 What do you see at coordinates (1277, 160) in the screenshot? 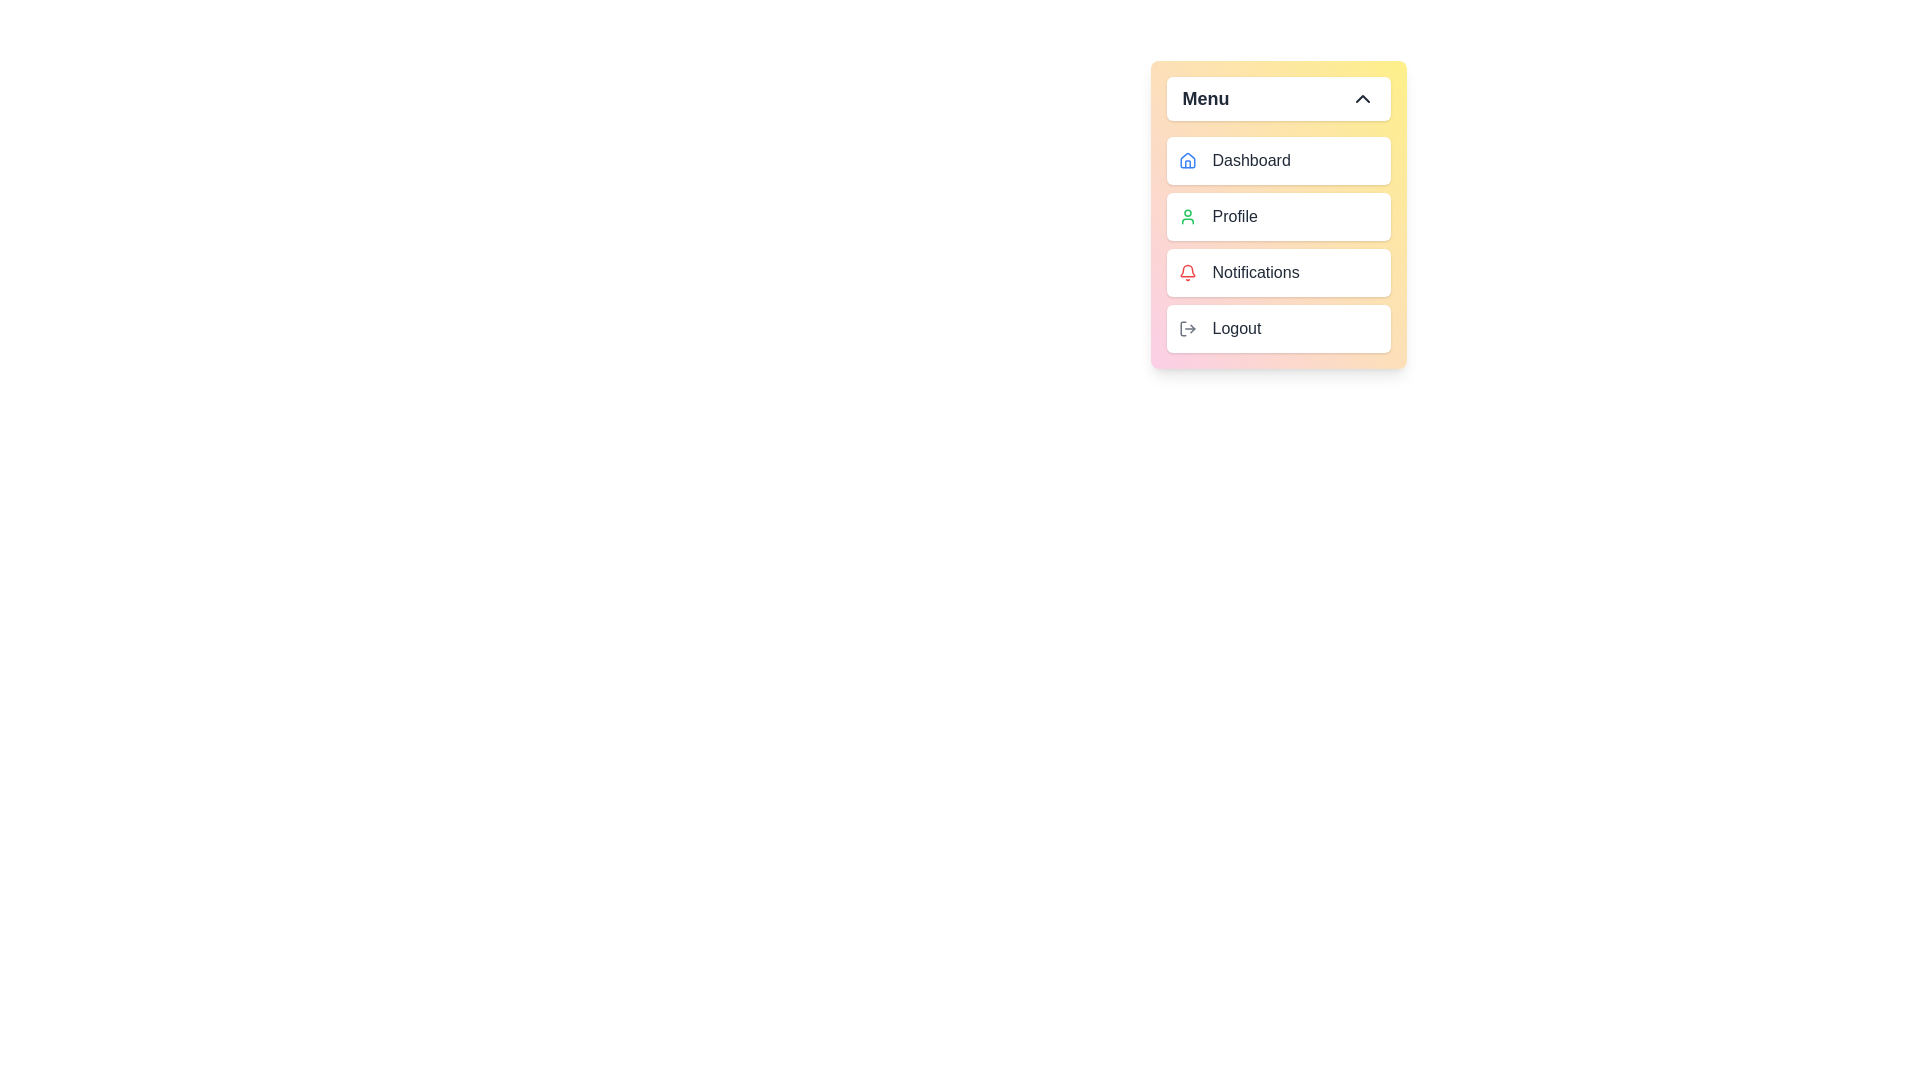
I see `the menu item Dashboard to preview its action` at bounding box center [1277, 160].